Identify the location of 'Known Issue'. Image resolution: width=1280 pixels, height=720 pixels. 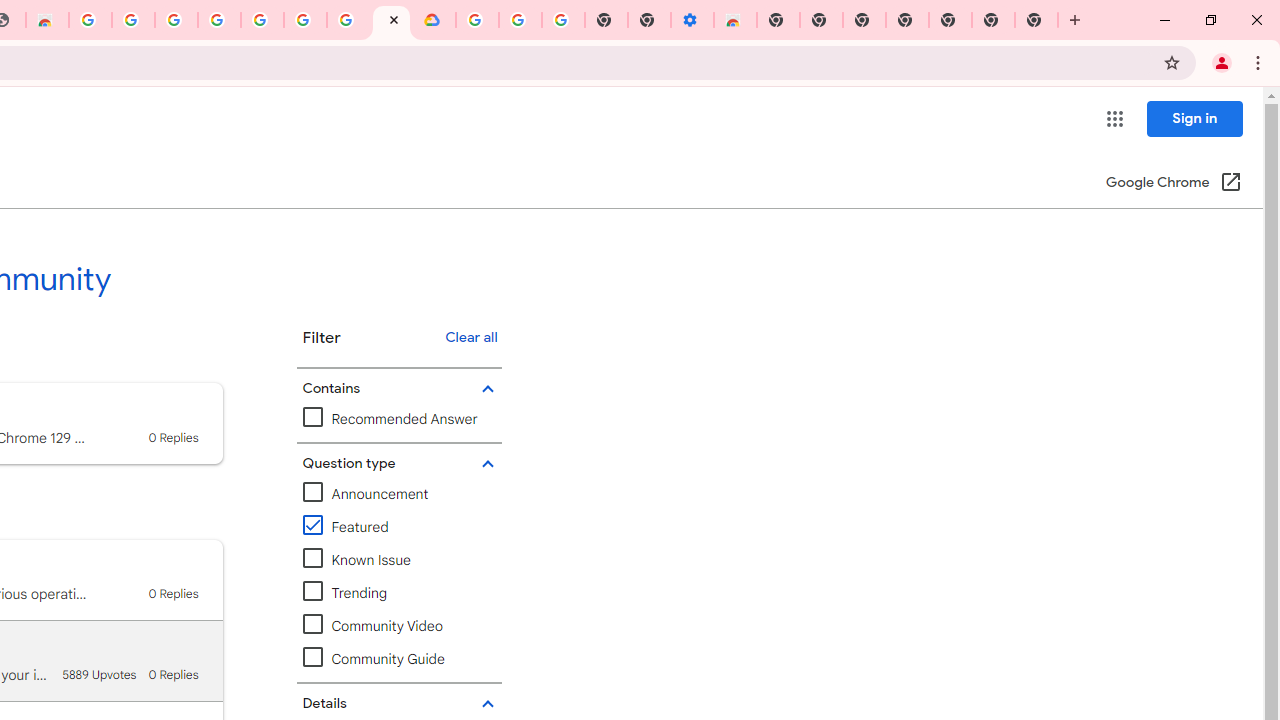
(399, 560).